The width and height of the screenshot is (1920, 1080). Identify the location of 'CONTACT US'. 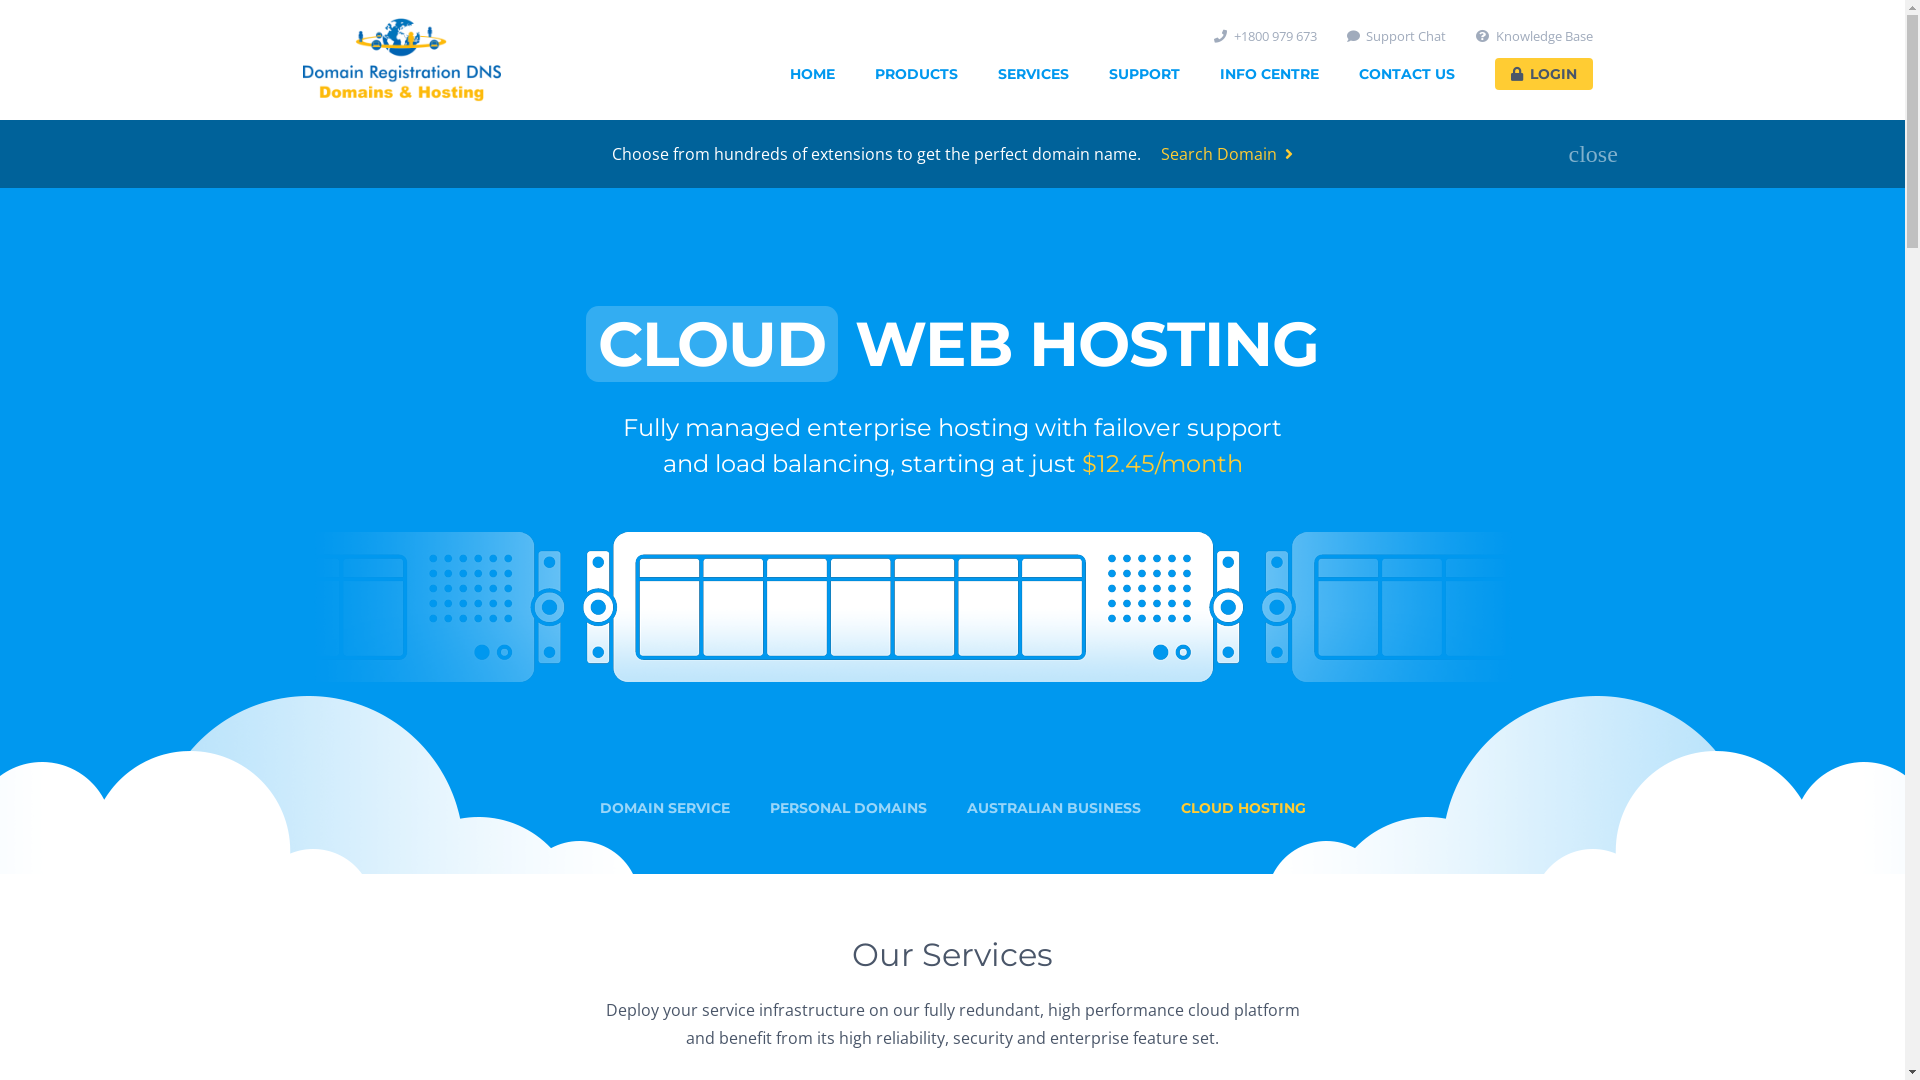
(1405, 72).